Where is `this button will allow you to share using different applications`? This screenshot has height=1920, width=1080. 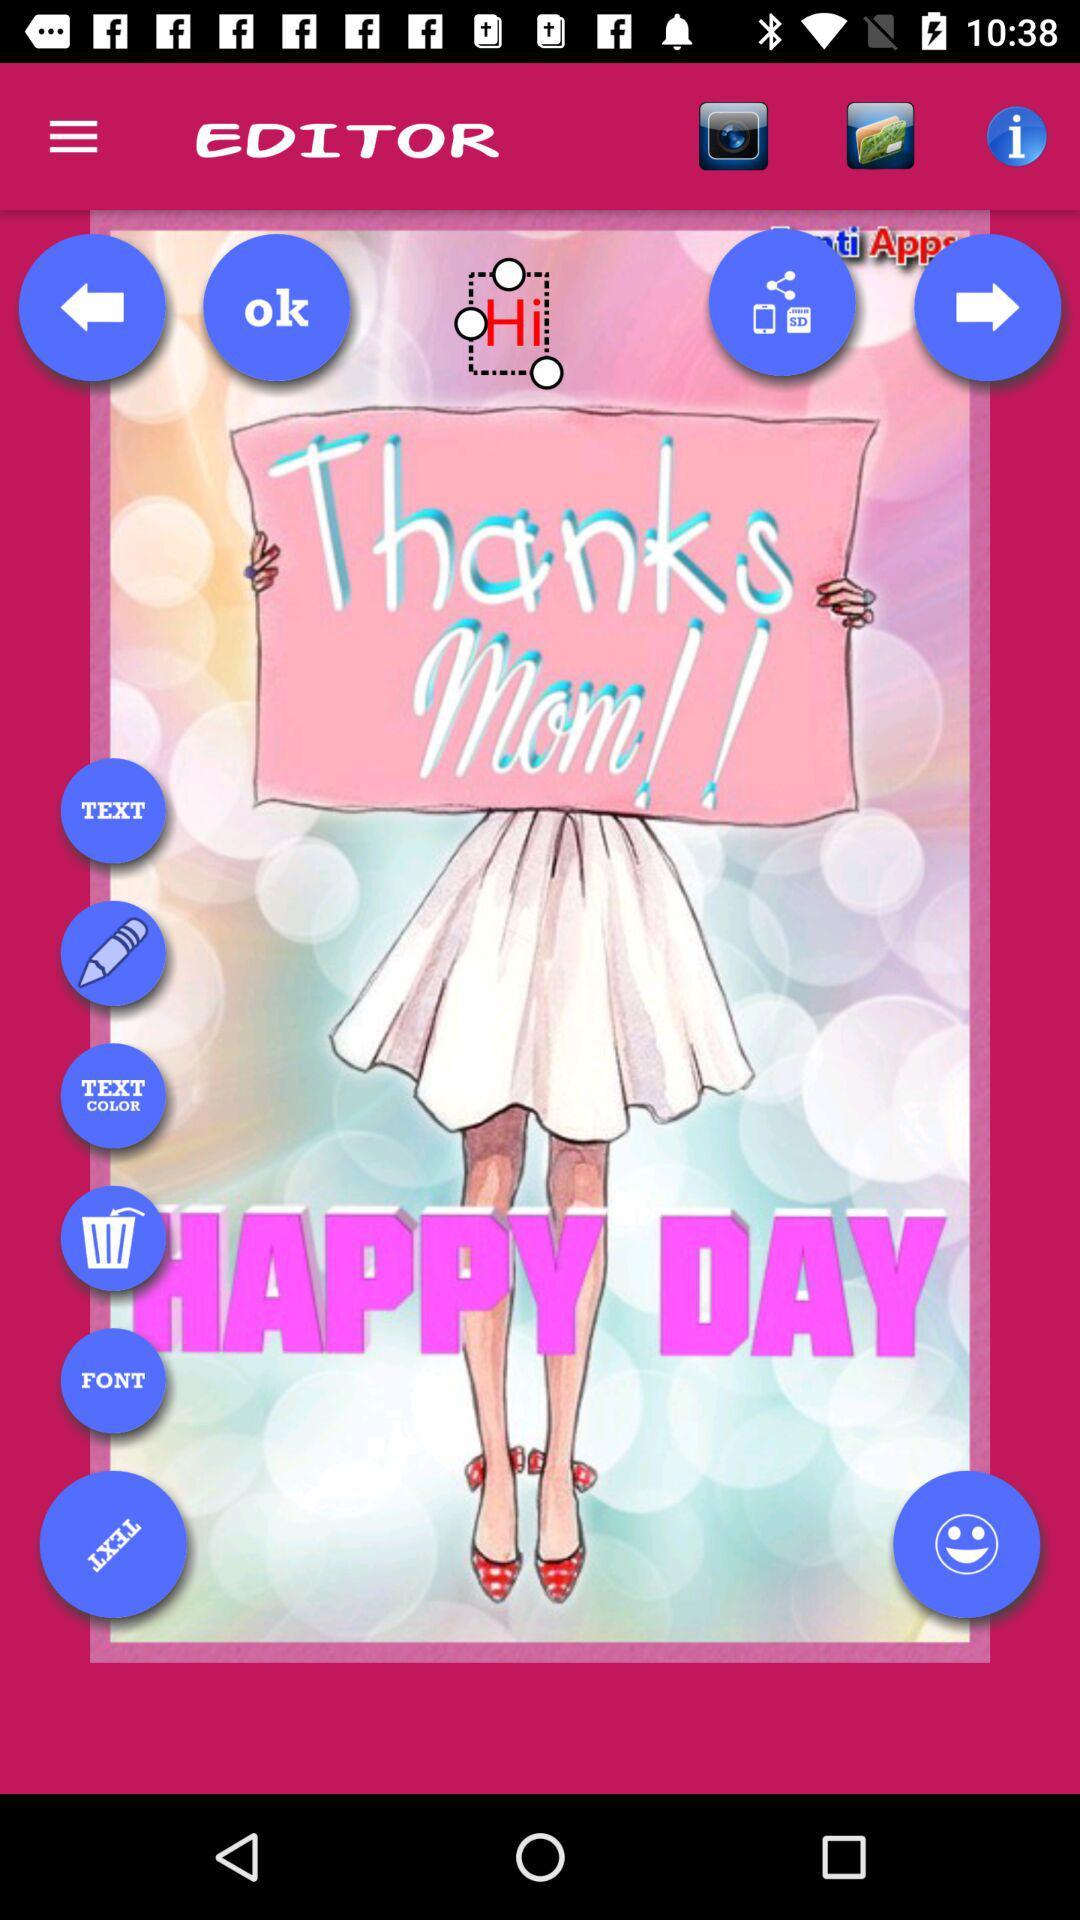 this button will allow you to share using different applications is located at coordinates (781, 301).